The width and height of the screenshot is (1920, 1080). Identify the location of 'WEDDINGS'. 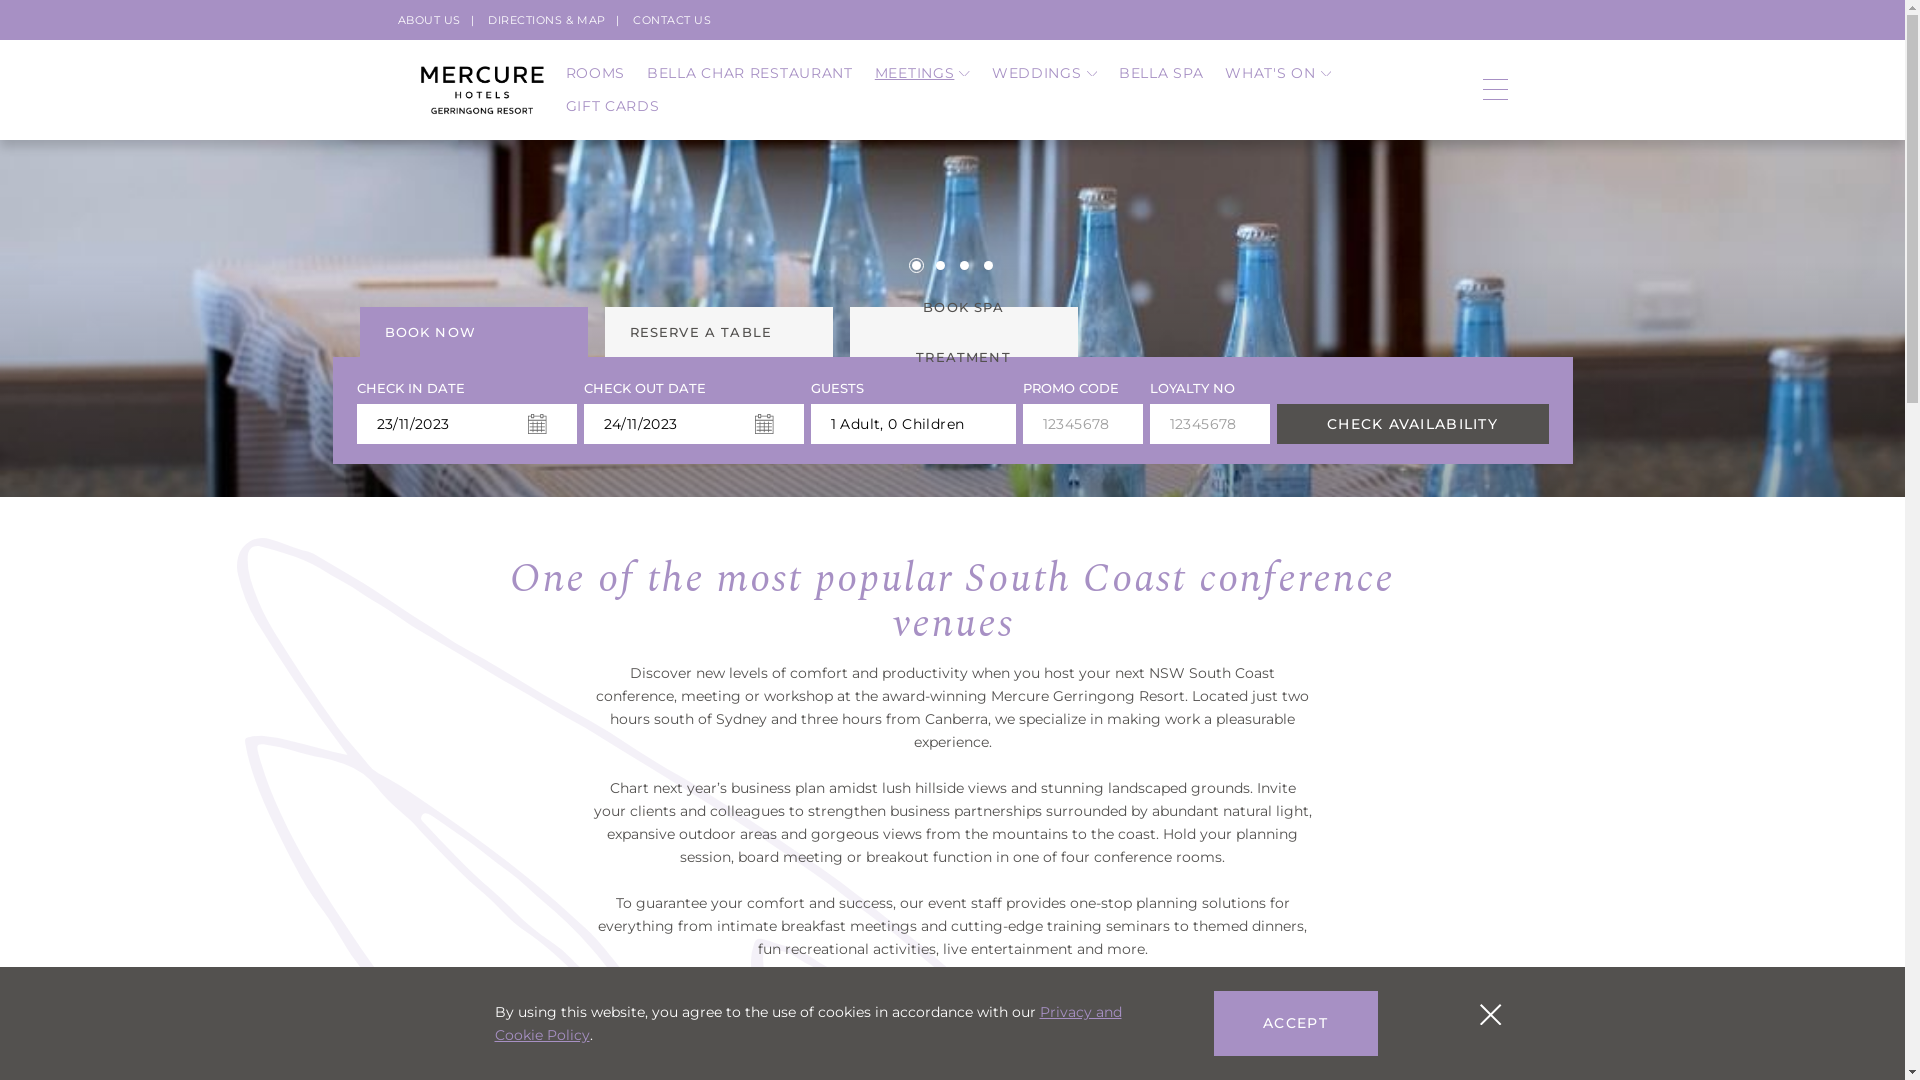
(1043, 72).